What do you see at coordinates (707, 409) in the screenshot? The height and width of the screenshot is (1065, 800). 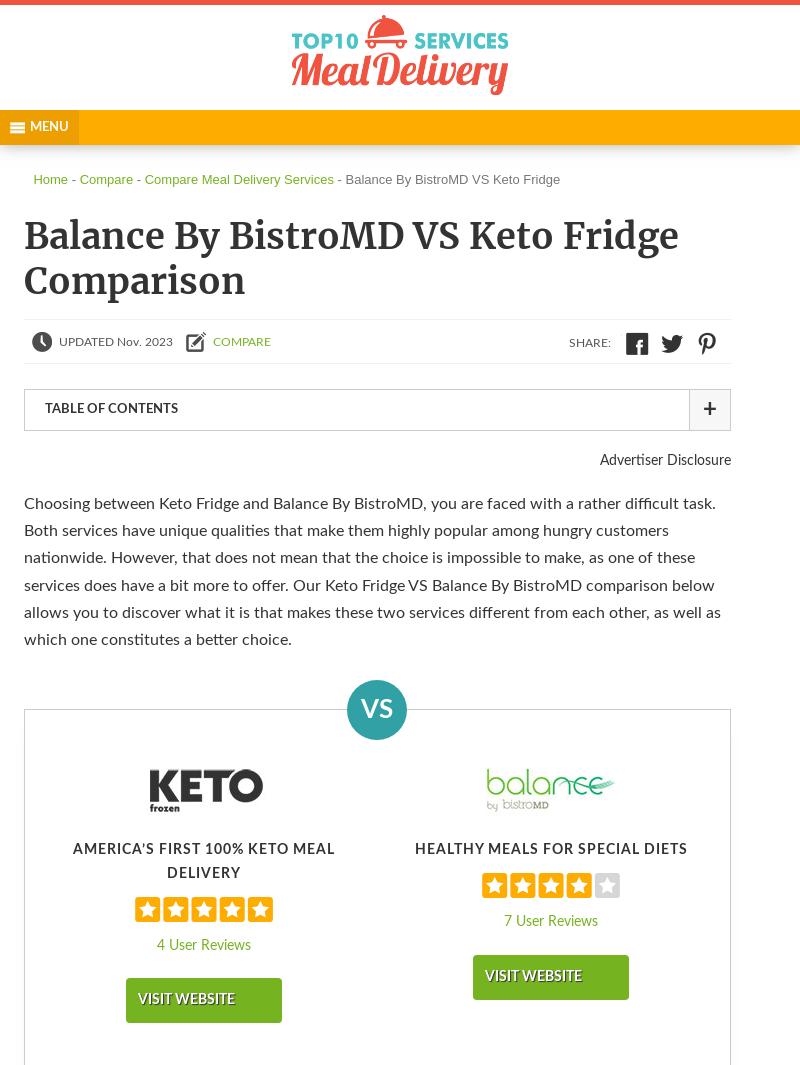 I see `'+'` at bounding box center [707, 409].